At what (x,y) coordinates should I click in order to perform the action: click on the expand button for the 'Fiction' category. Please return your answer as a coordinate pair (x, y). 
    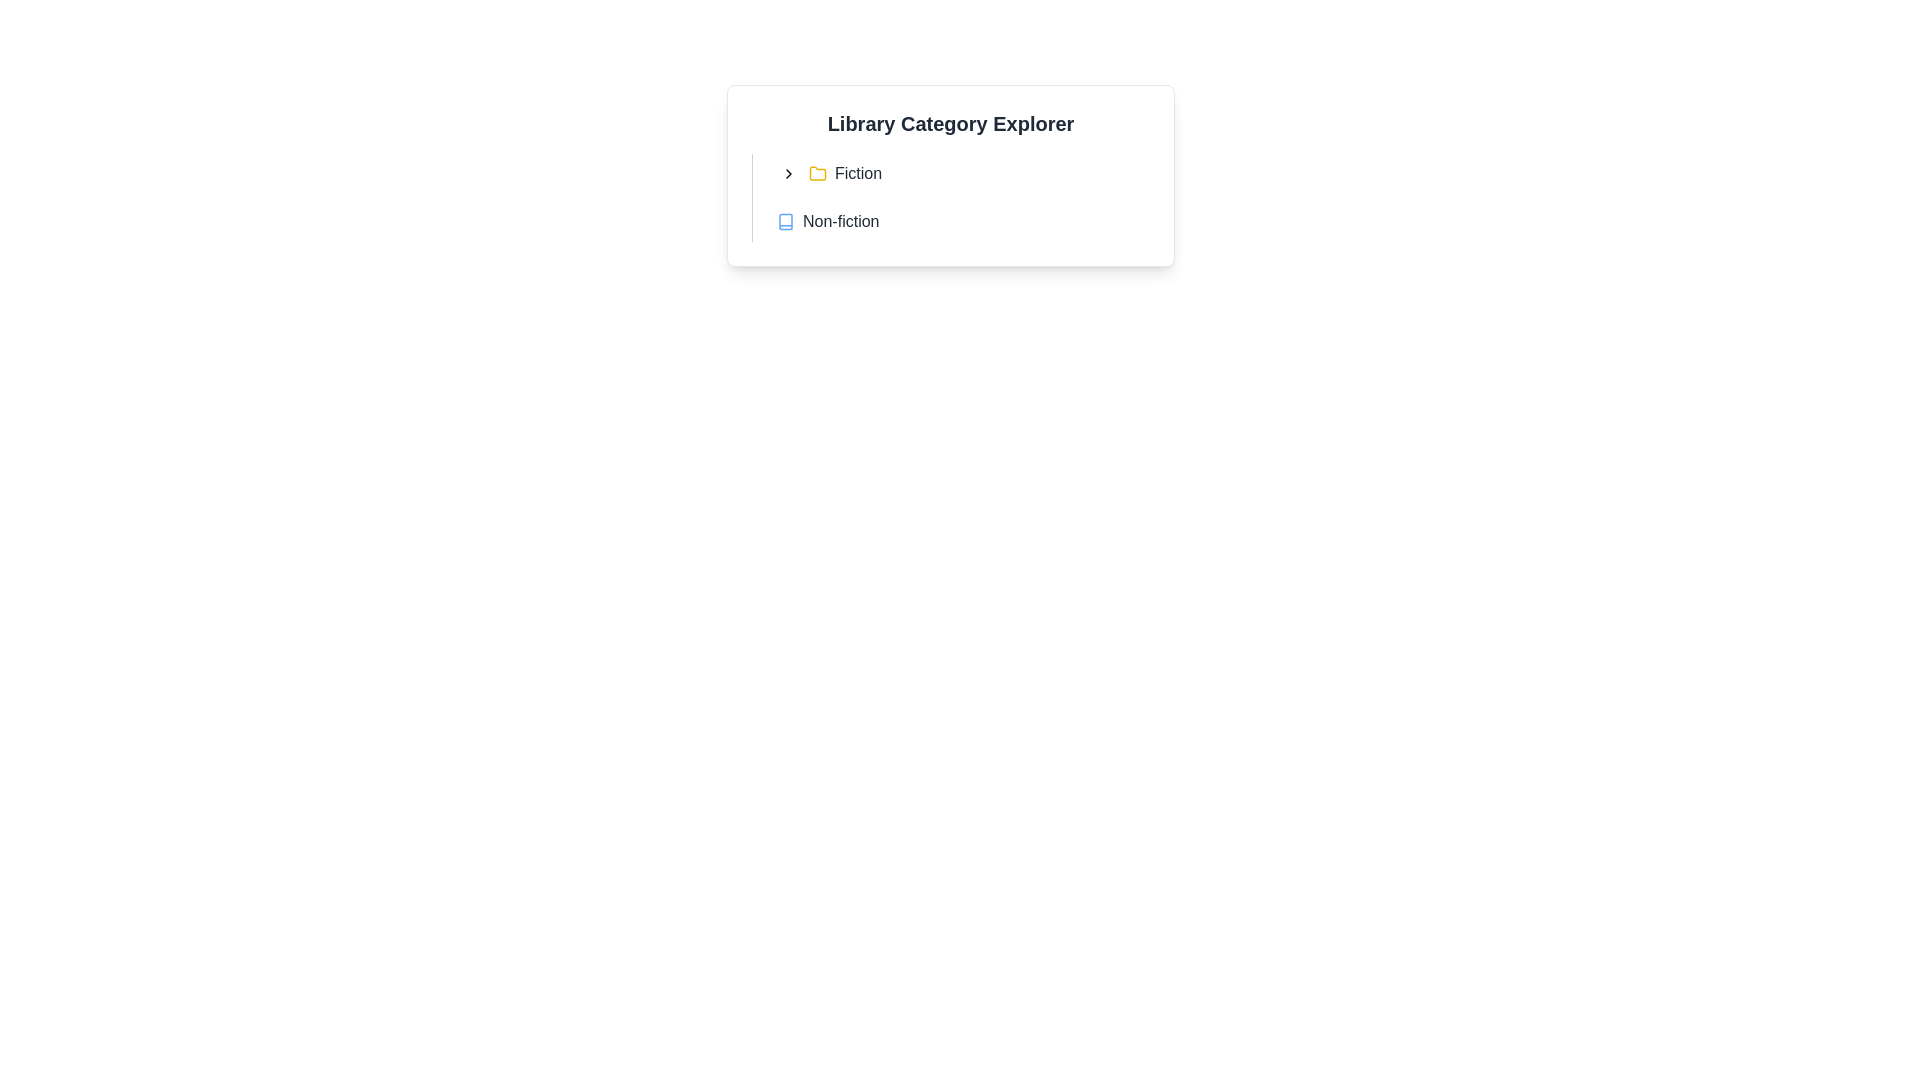
    Looking at the image, I should click on (787, 172).